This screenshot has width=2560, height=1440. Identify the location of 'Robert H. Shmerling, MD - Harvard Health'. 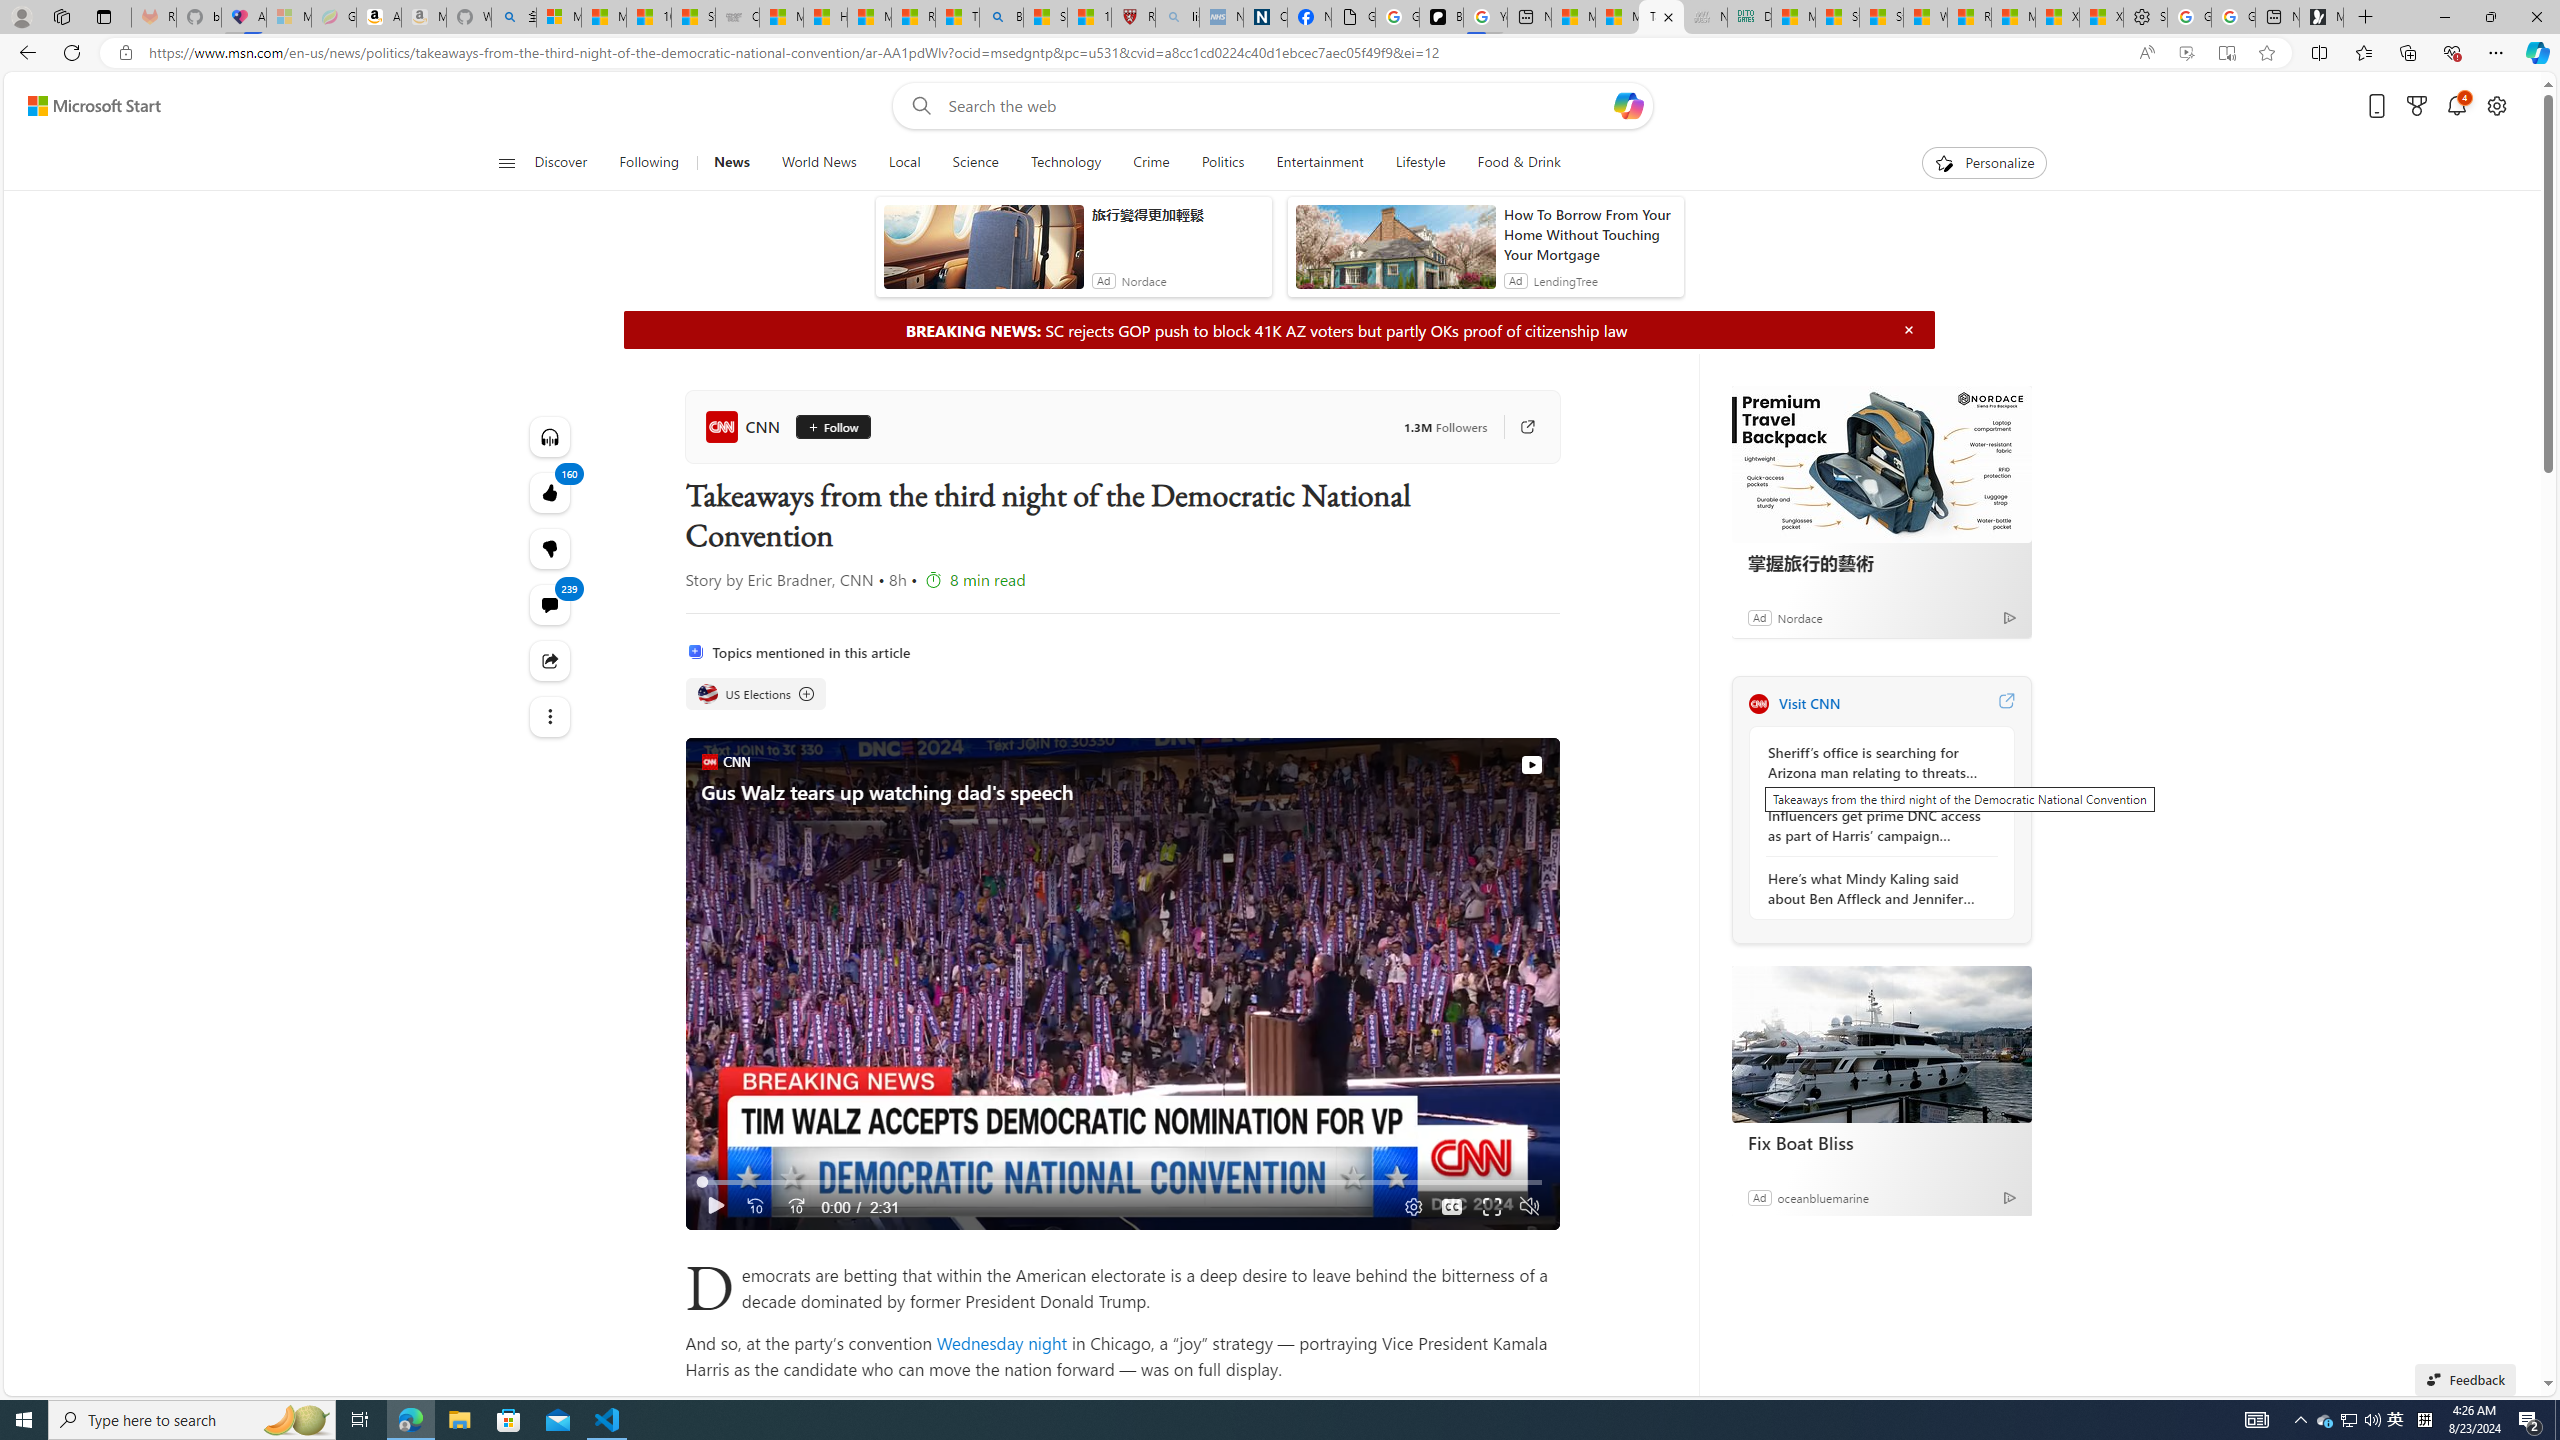
(1133, 16).